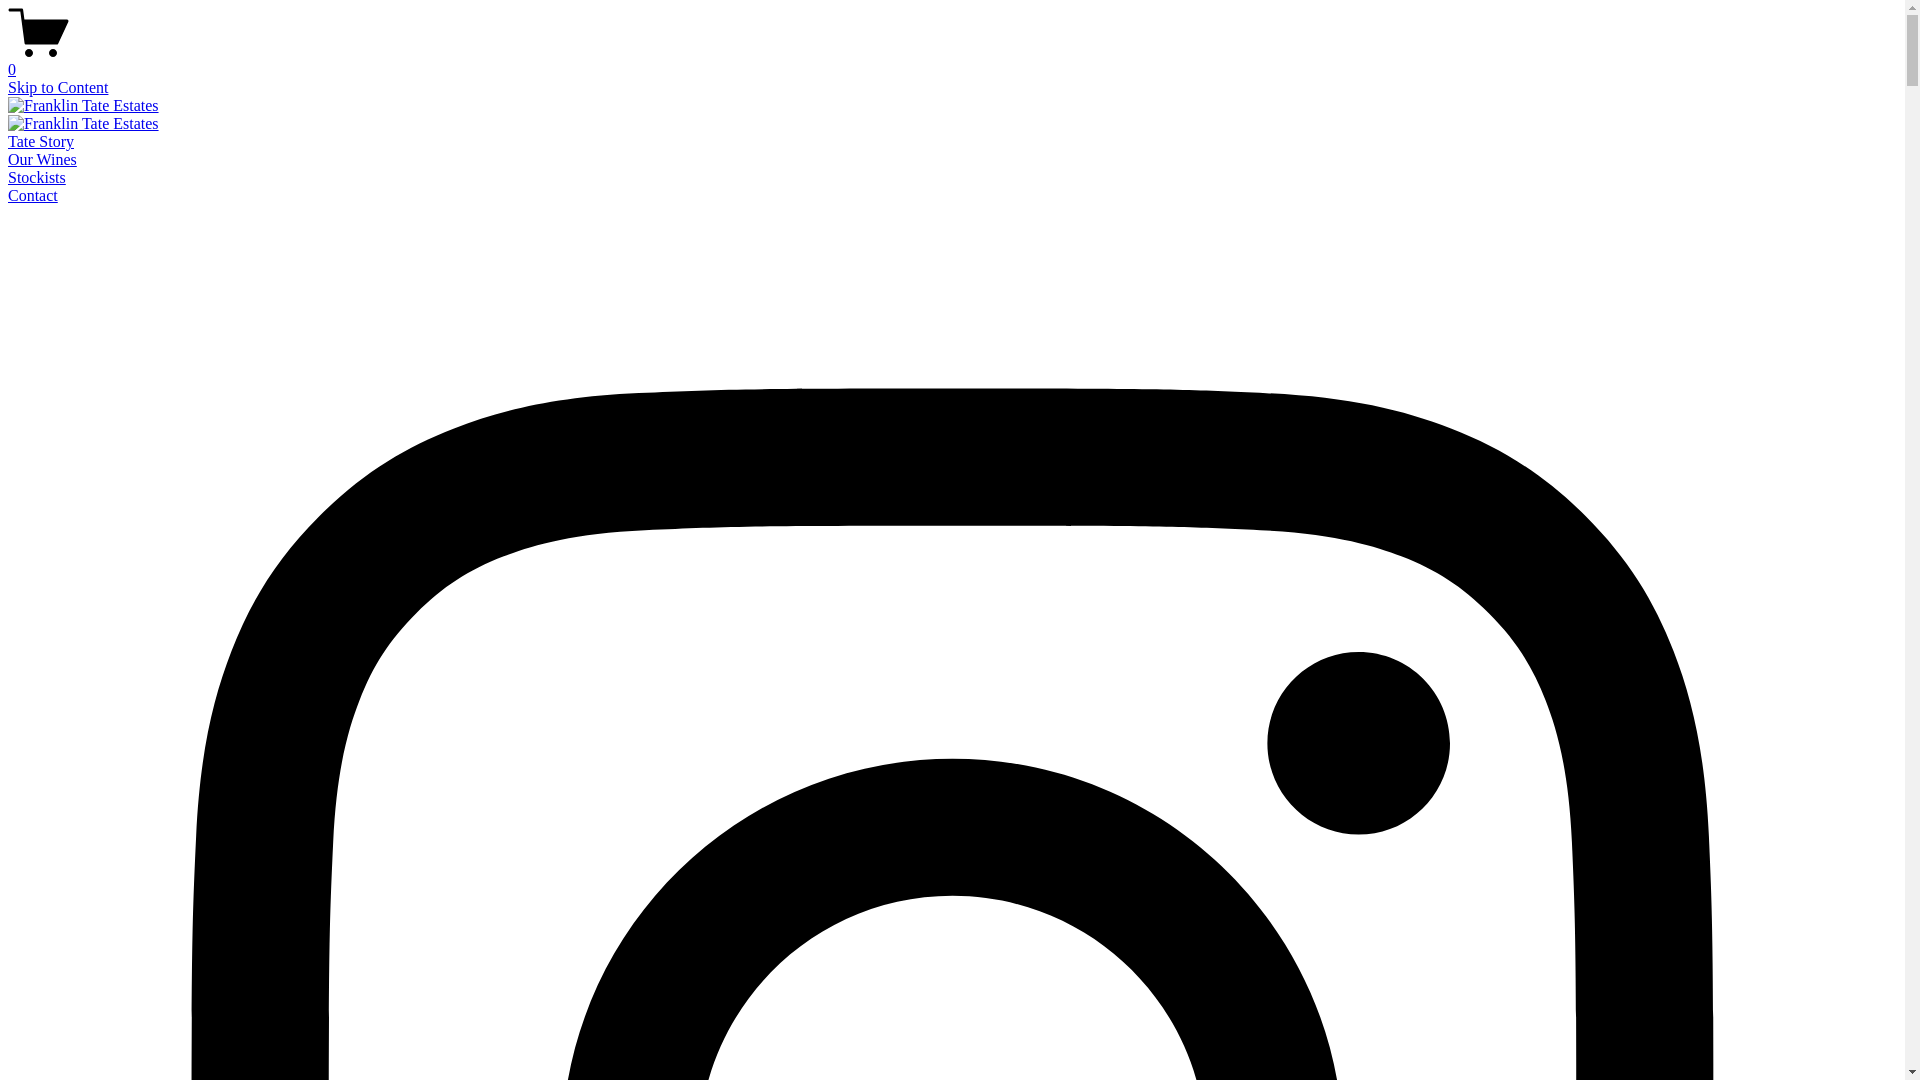 This screenshot has height=1080, width=1920. Describe the element at coordinates (57, 86) in the screenshot. I see `'Skip to Content'` at that location.